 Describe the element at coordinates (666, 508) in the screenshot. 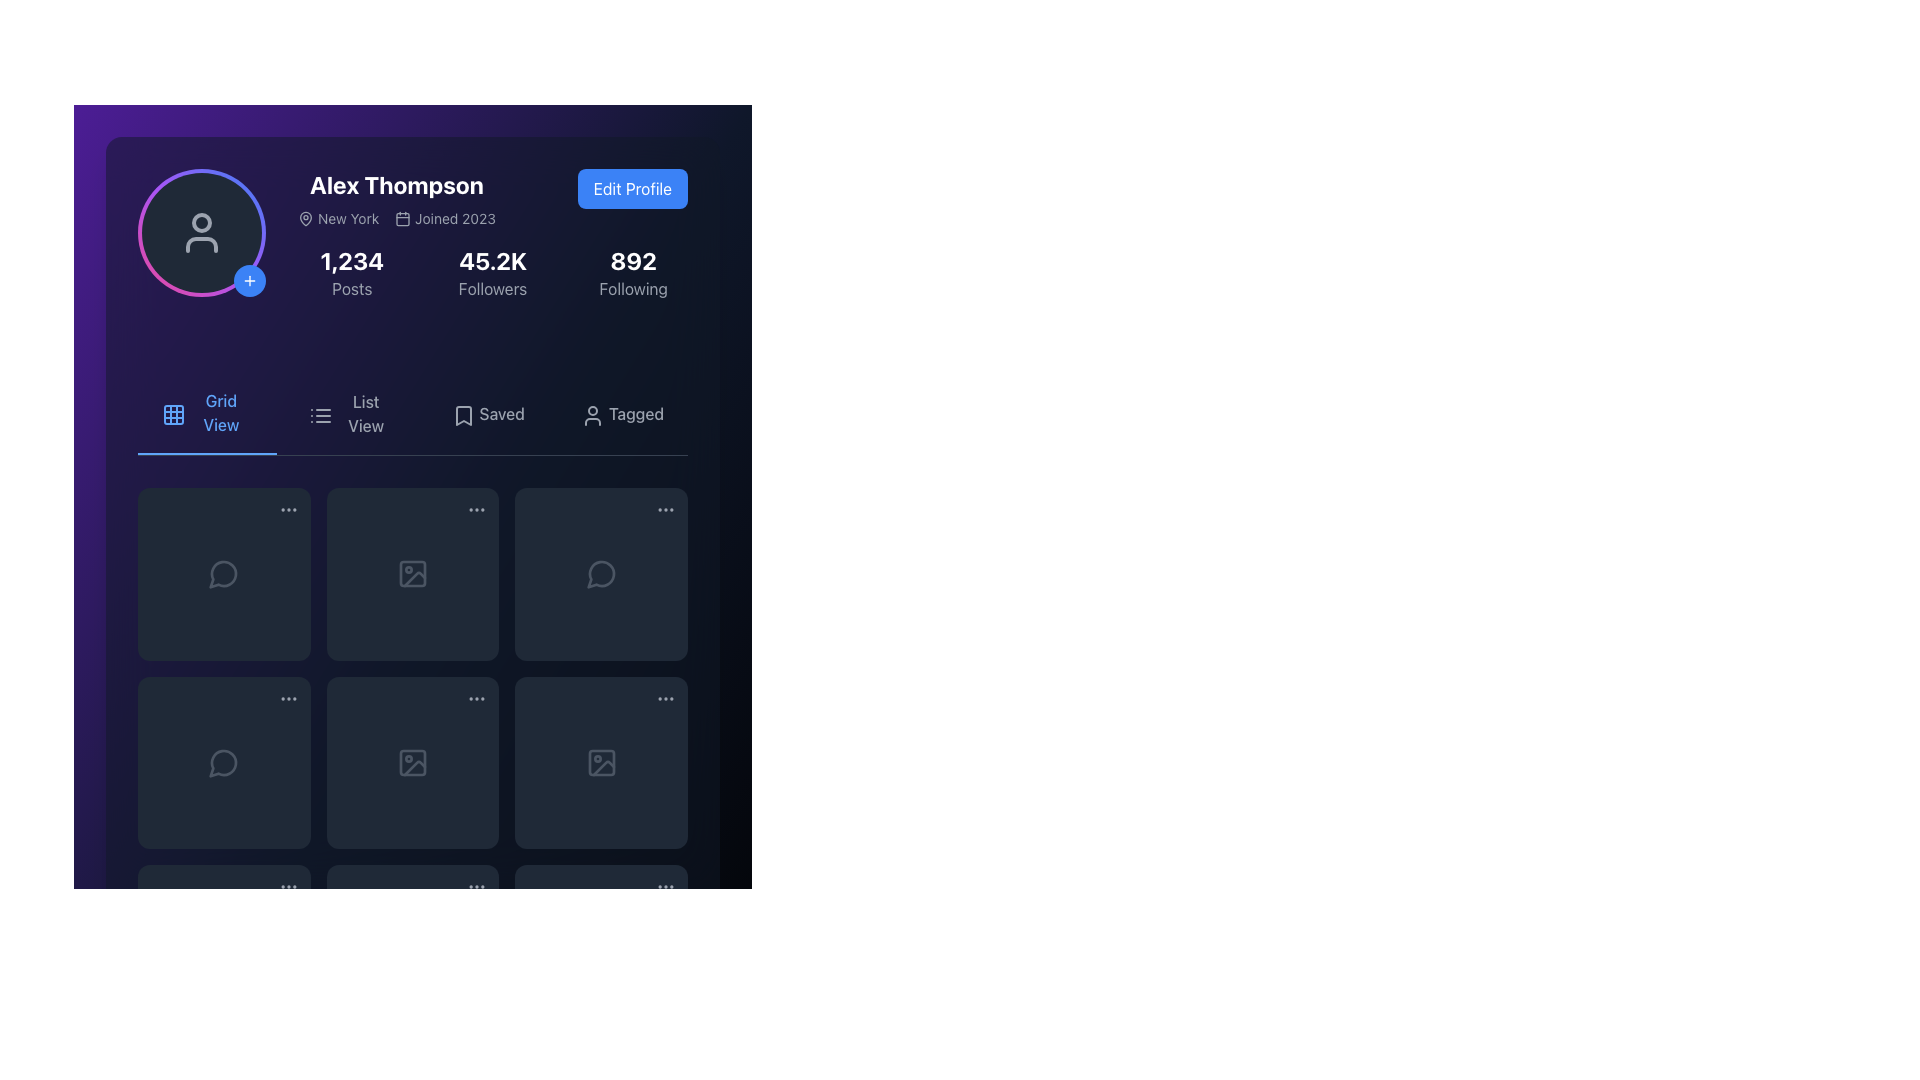

I see `the button located in the top-right corner of the grid cell` at that location.